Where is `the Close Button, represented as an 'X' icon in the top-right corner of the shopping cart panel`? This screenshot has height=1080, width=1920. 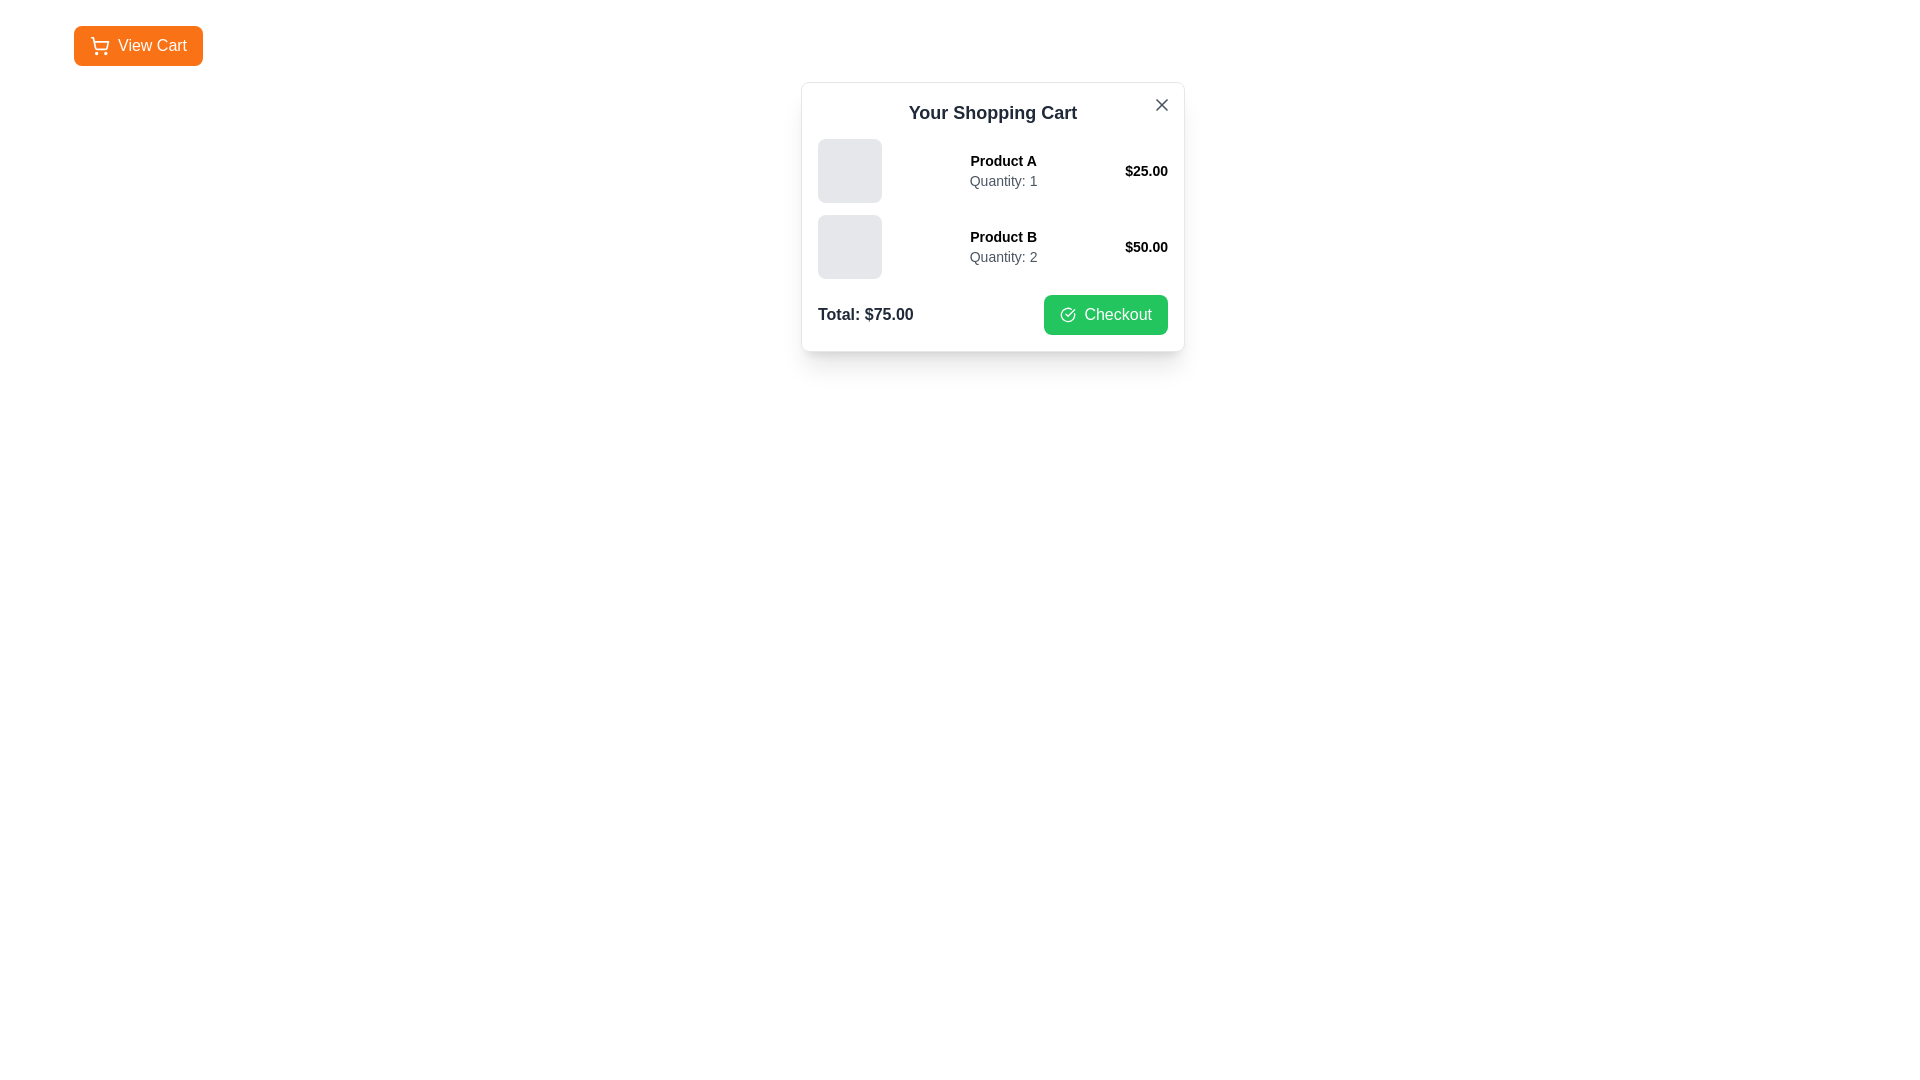
the Close Button, represented as an 'X' icon in the top-right corner of the shopping cart panel is located at coordinates (1161, 104).